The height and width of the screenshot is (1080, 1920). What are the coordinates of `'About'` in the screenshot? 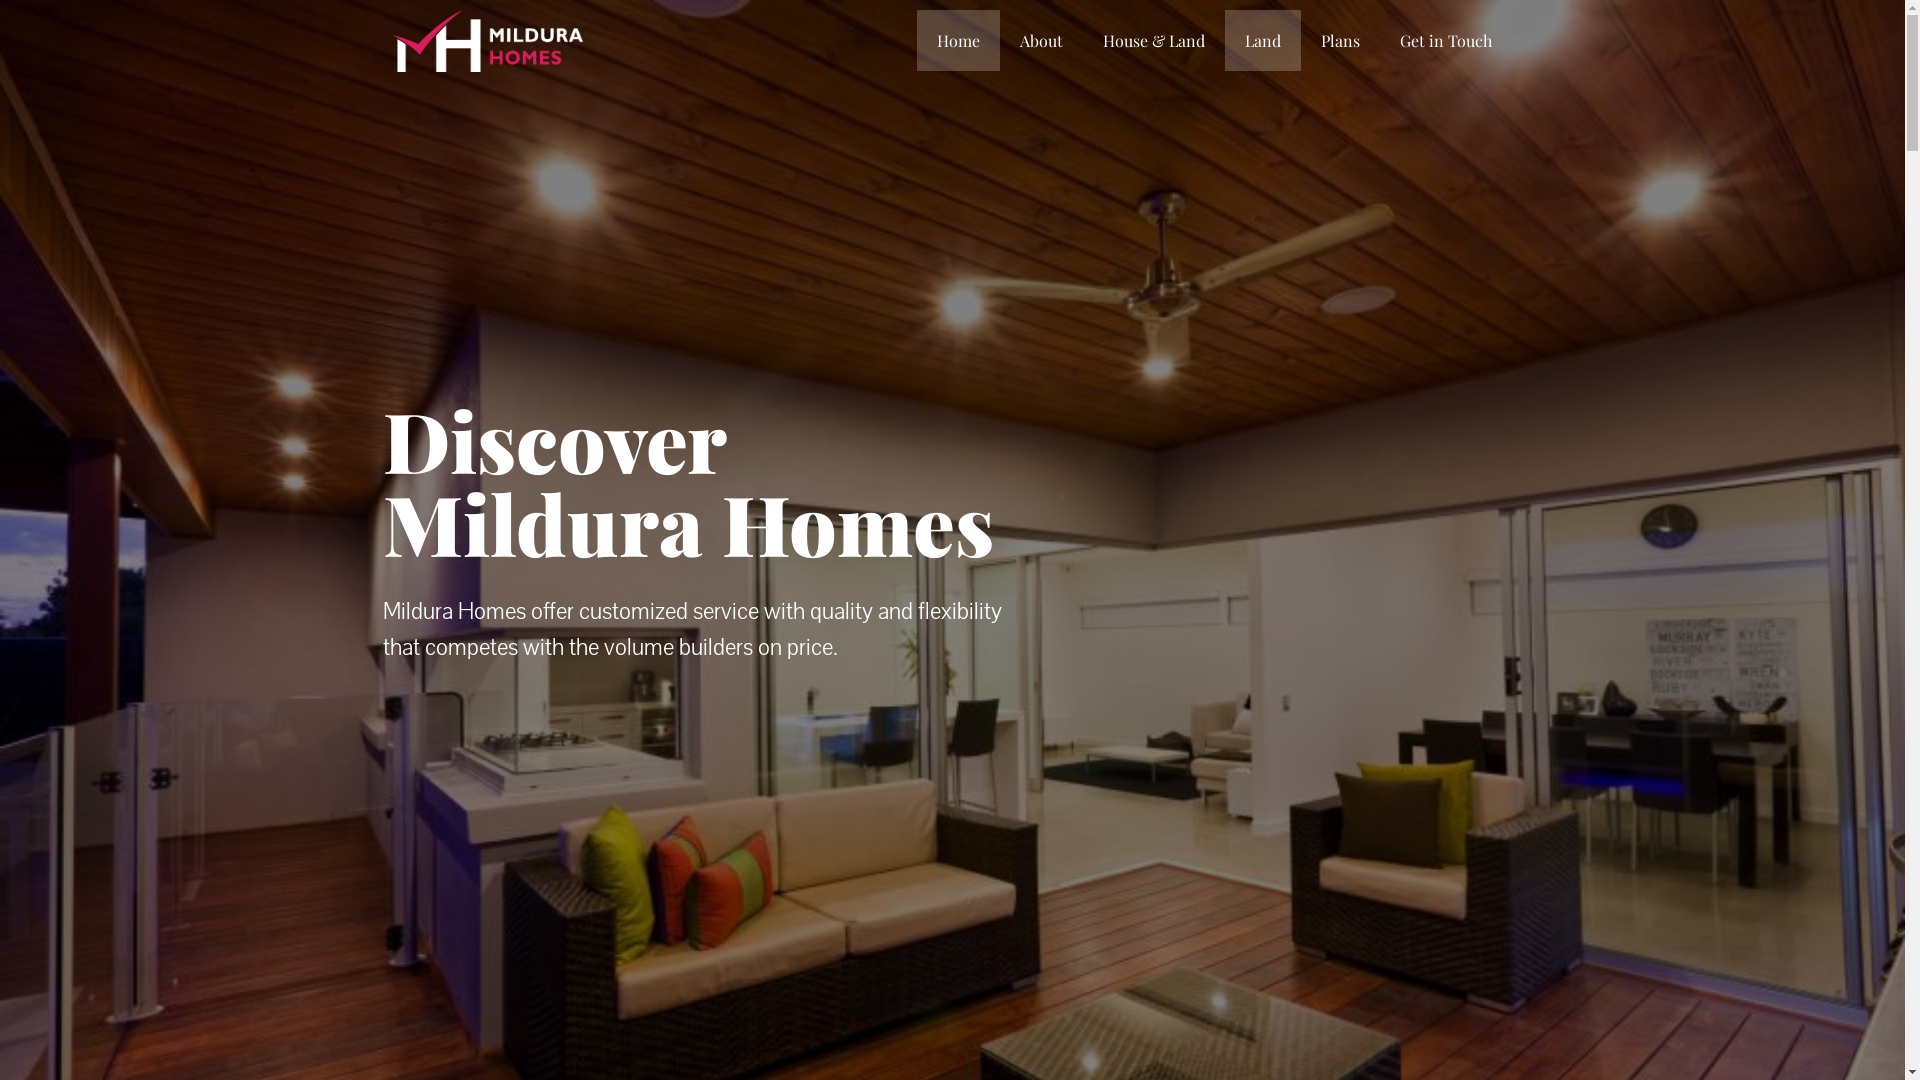 It's located at (1040, 40).